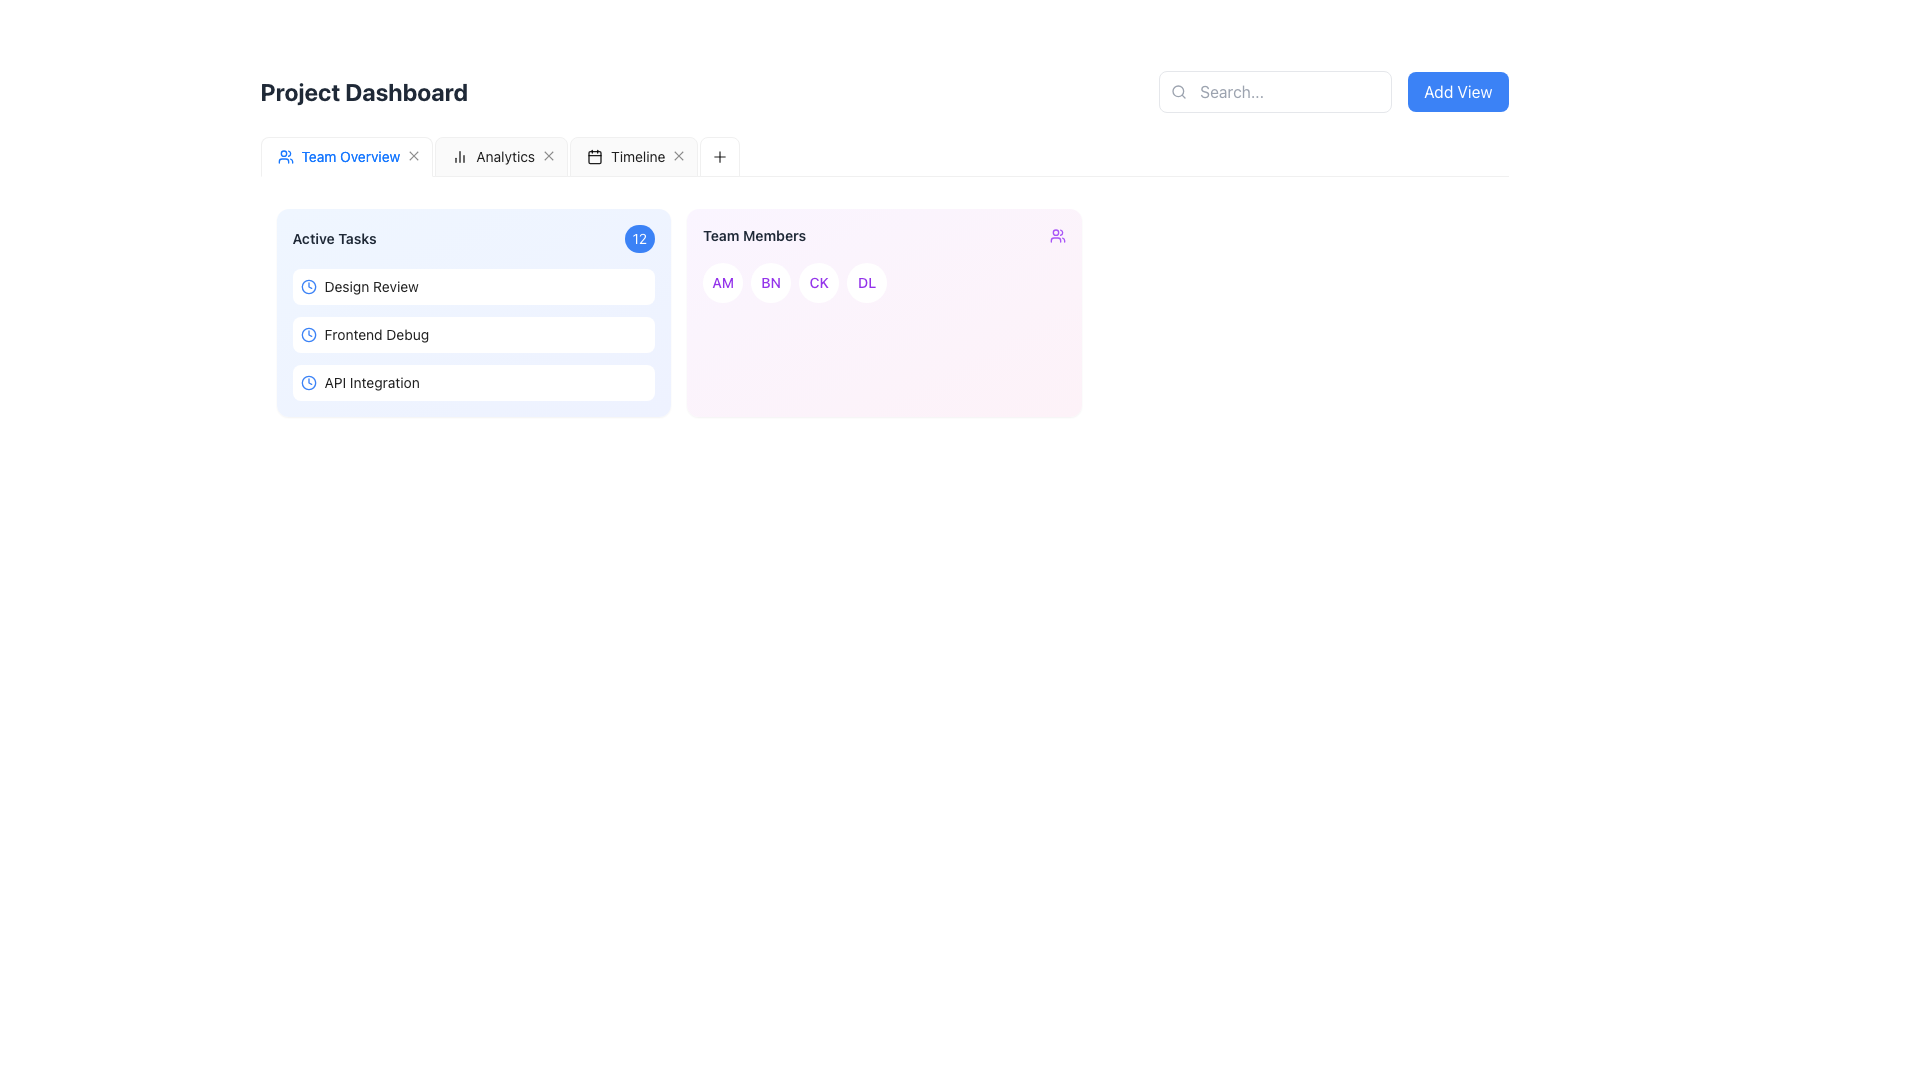 This screenshot has height=1080, width=1920. What do you see at coordinates (1178, 91) in the screenshot?
I see `the decorative search icon located in the upper-right corner of the interface, adjacent to the 'Add View' button` at bounding box center [1178, 91].